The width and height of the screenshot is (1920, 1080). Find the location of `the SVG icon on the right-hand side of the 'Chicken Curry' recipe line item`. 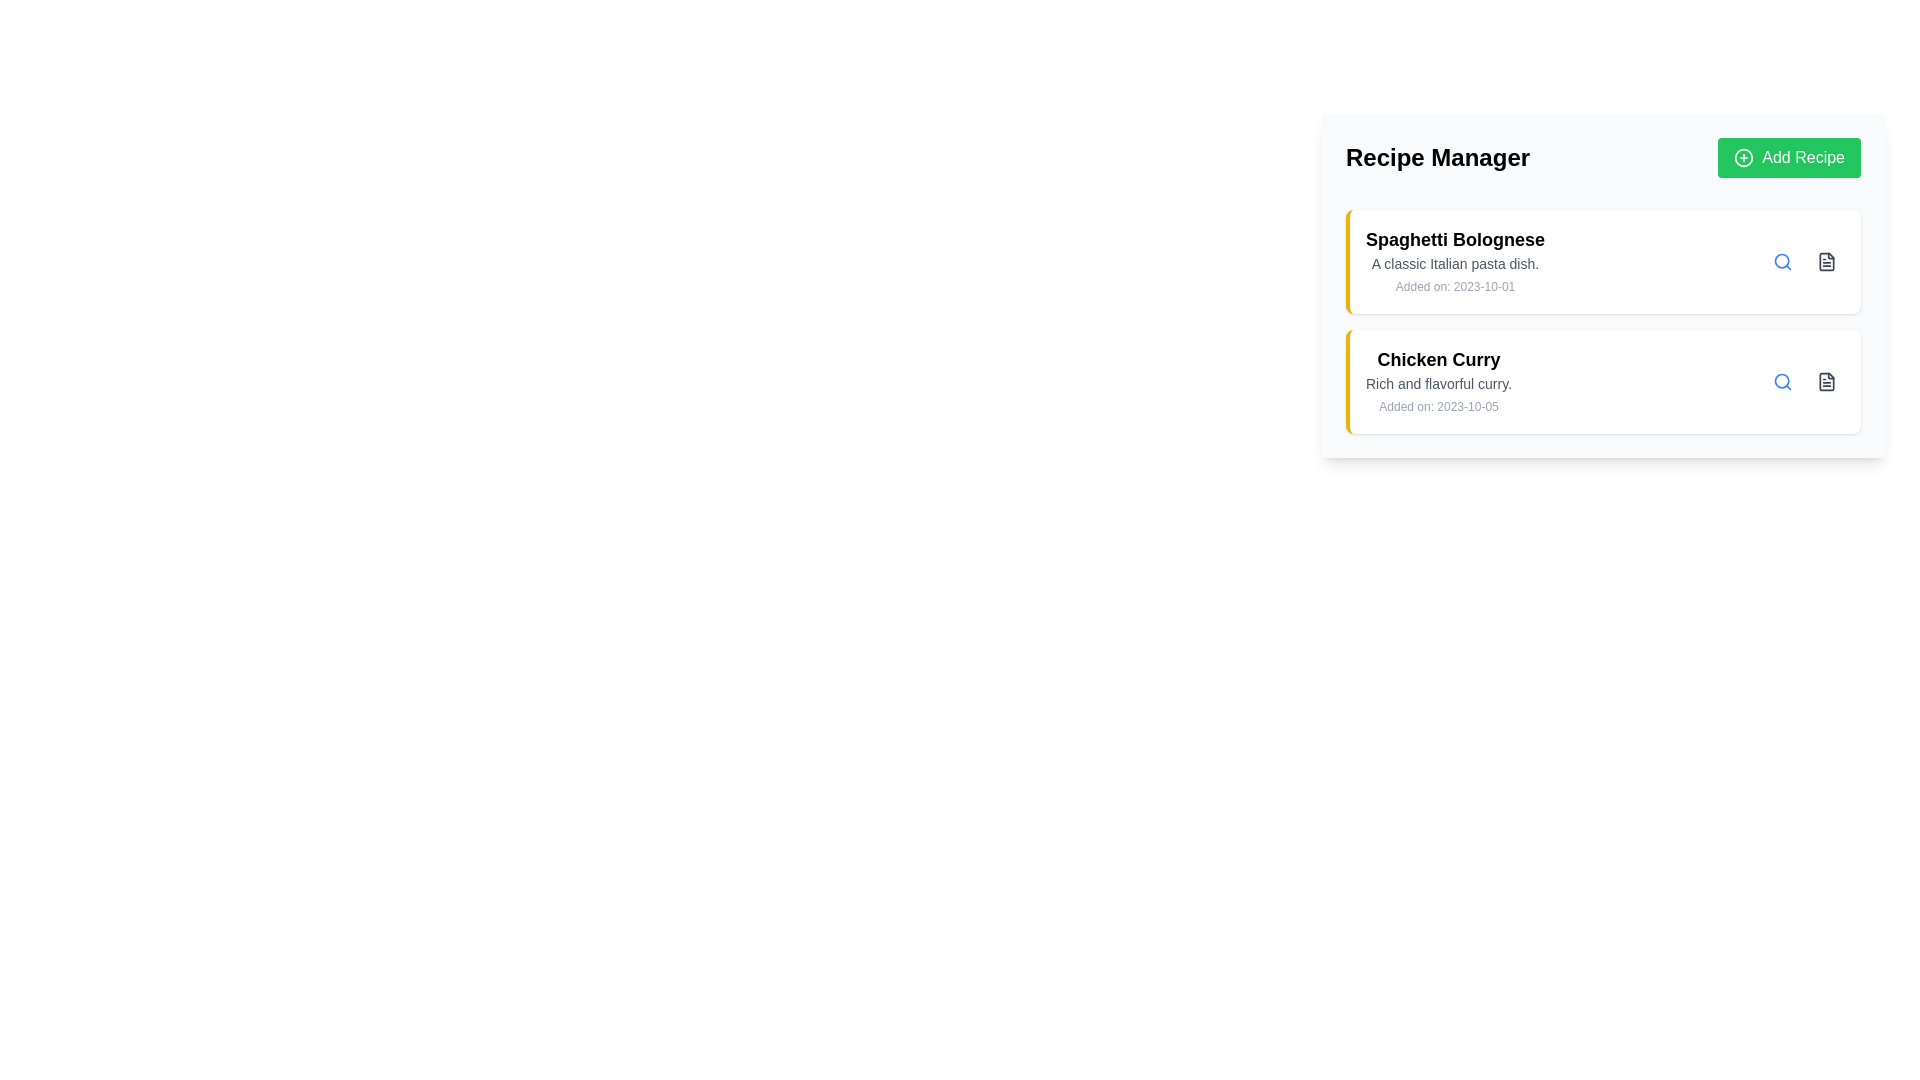

the SVG icon on the right-hand side of the 'Chicken Curry' recipe line item is located at coordinates (1827, 381).